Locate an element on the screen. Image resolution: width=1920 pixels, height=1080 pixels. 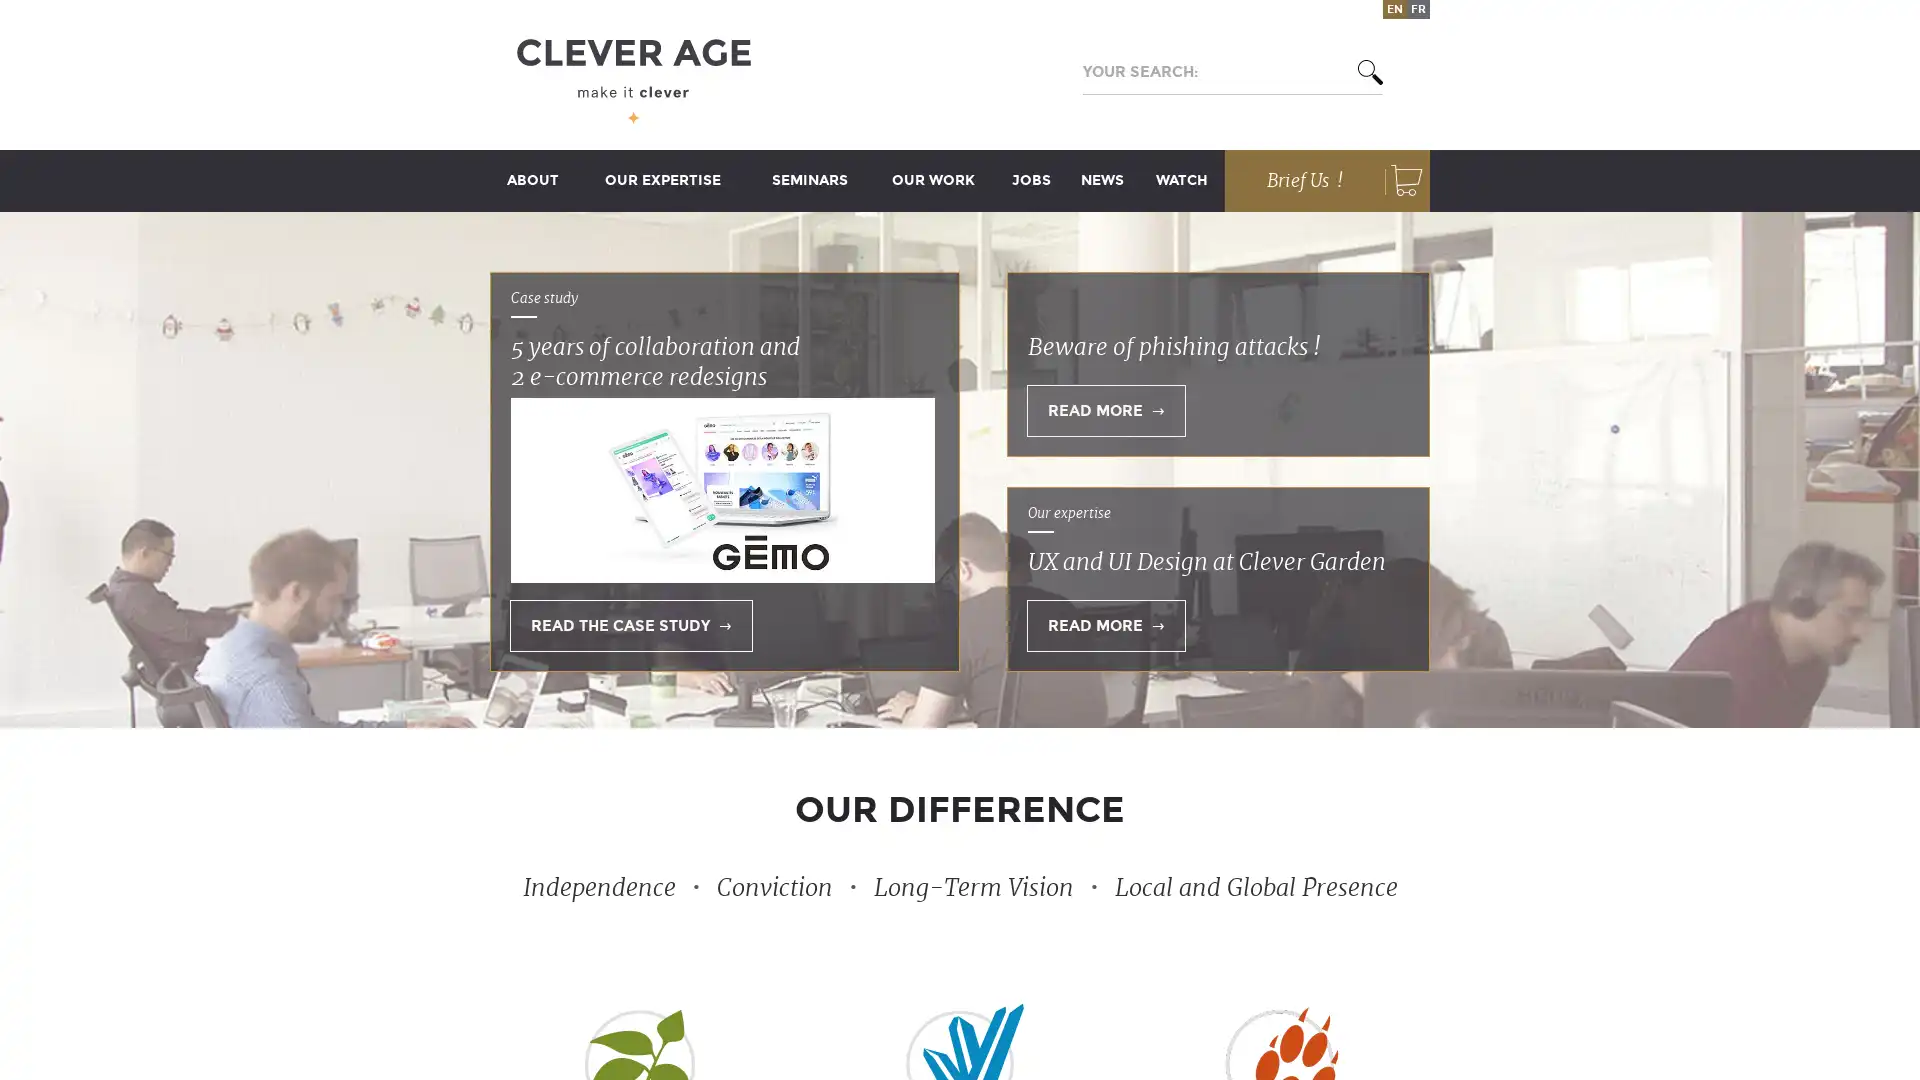
Cookies Settings is located at coordinates (738, 581).